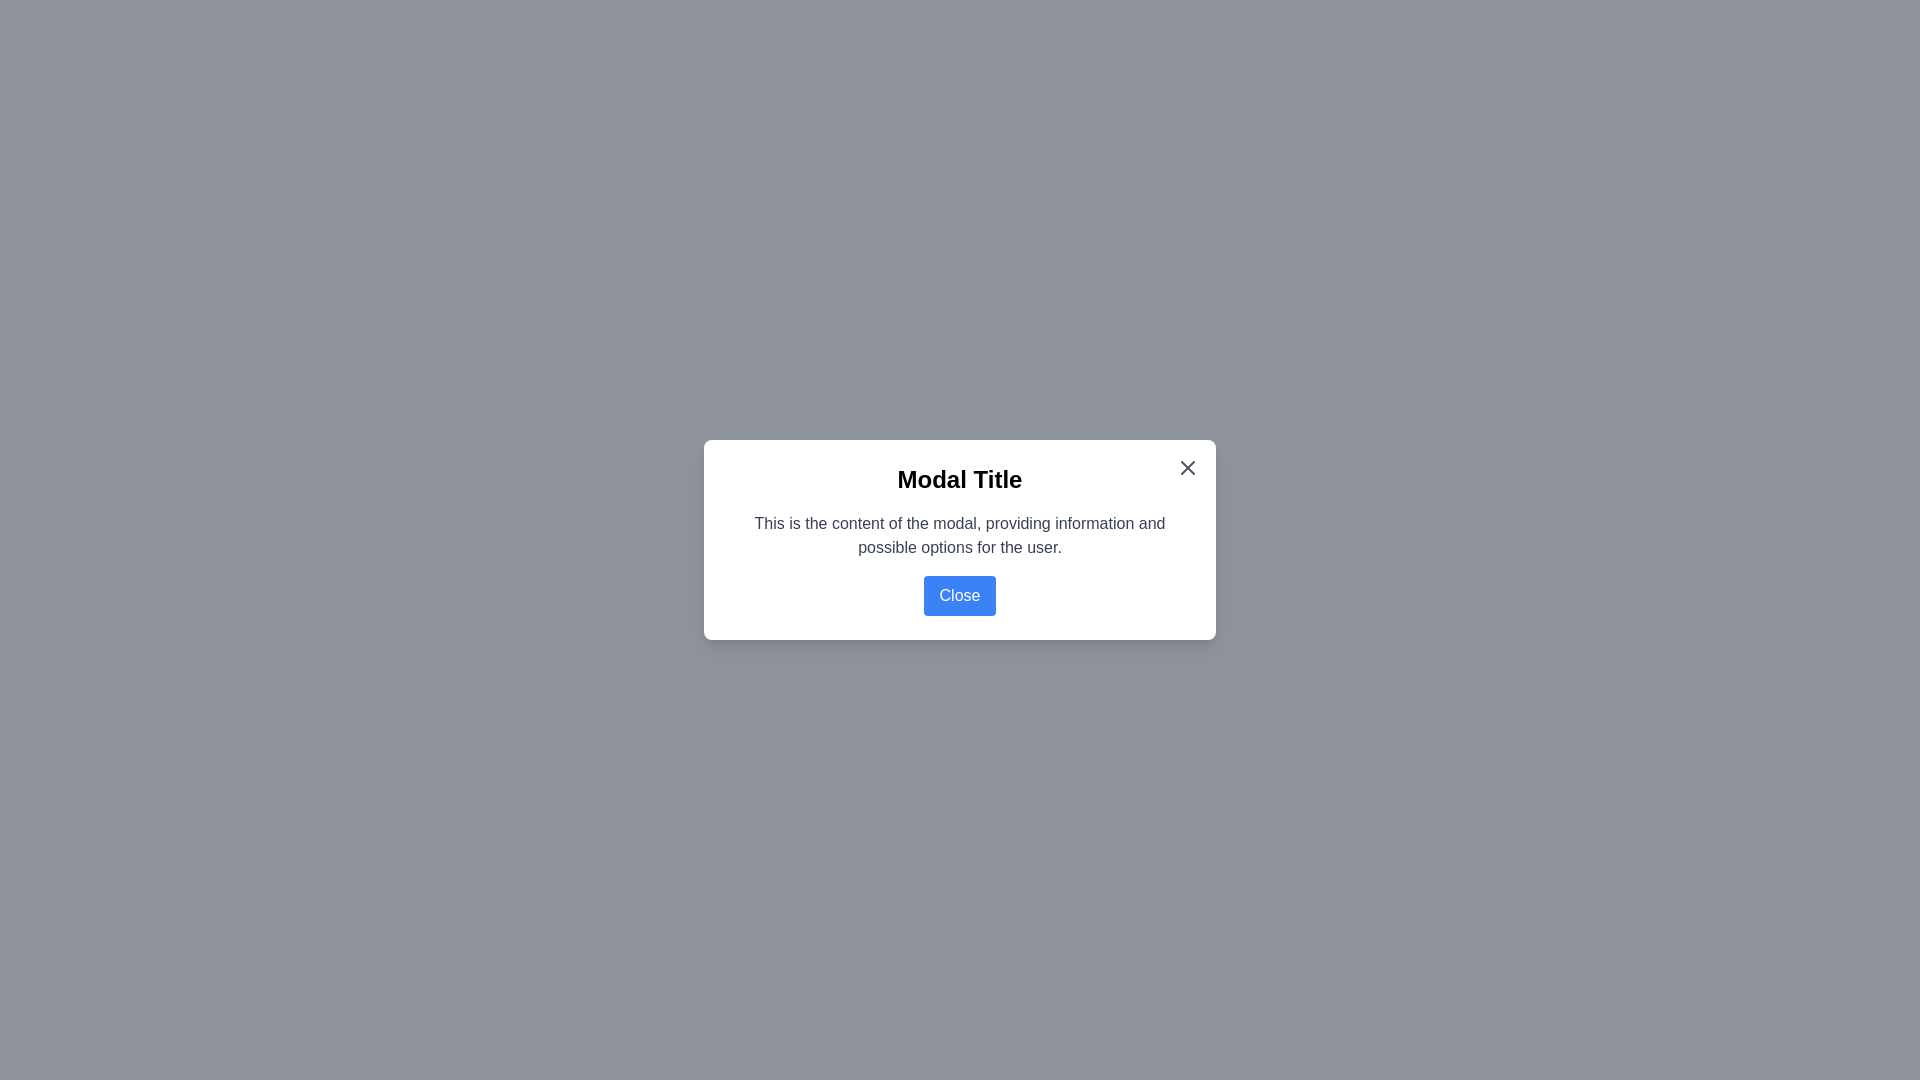 The image size is (1920, 1080). What do you see at coordinates (960, 595) in the screenshot?
I see `the button located at the bottom center of the modal window` at bounding box center [960, 595].